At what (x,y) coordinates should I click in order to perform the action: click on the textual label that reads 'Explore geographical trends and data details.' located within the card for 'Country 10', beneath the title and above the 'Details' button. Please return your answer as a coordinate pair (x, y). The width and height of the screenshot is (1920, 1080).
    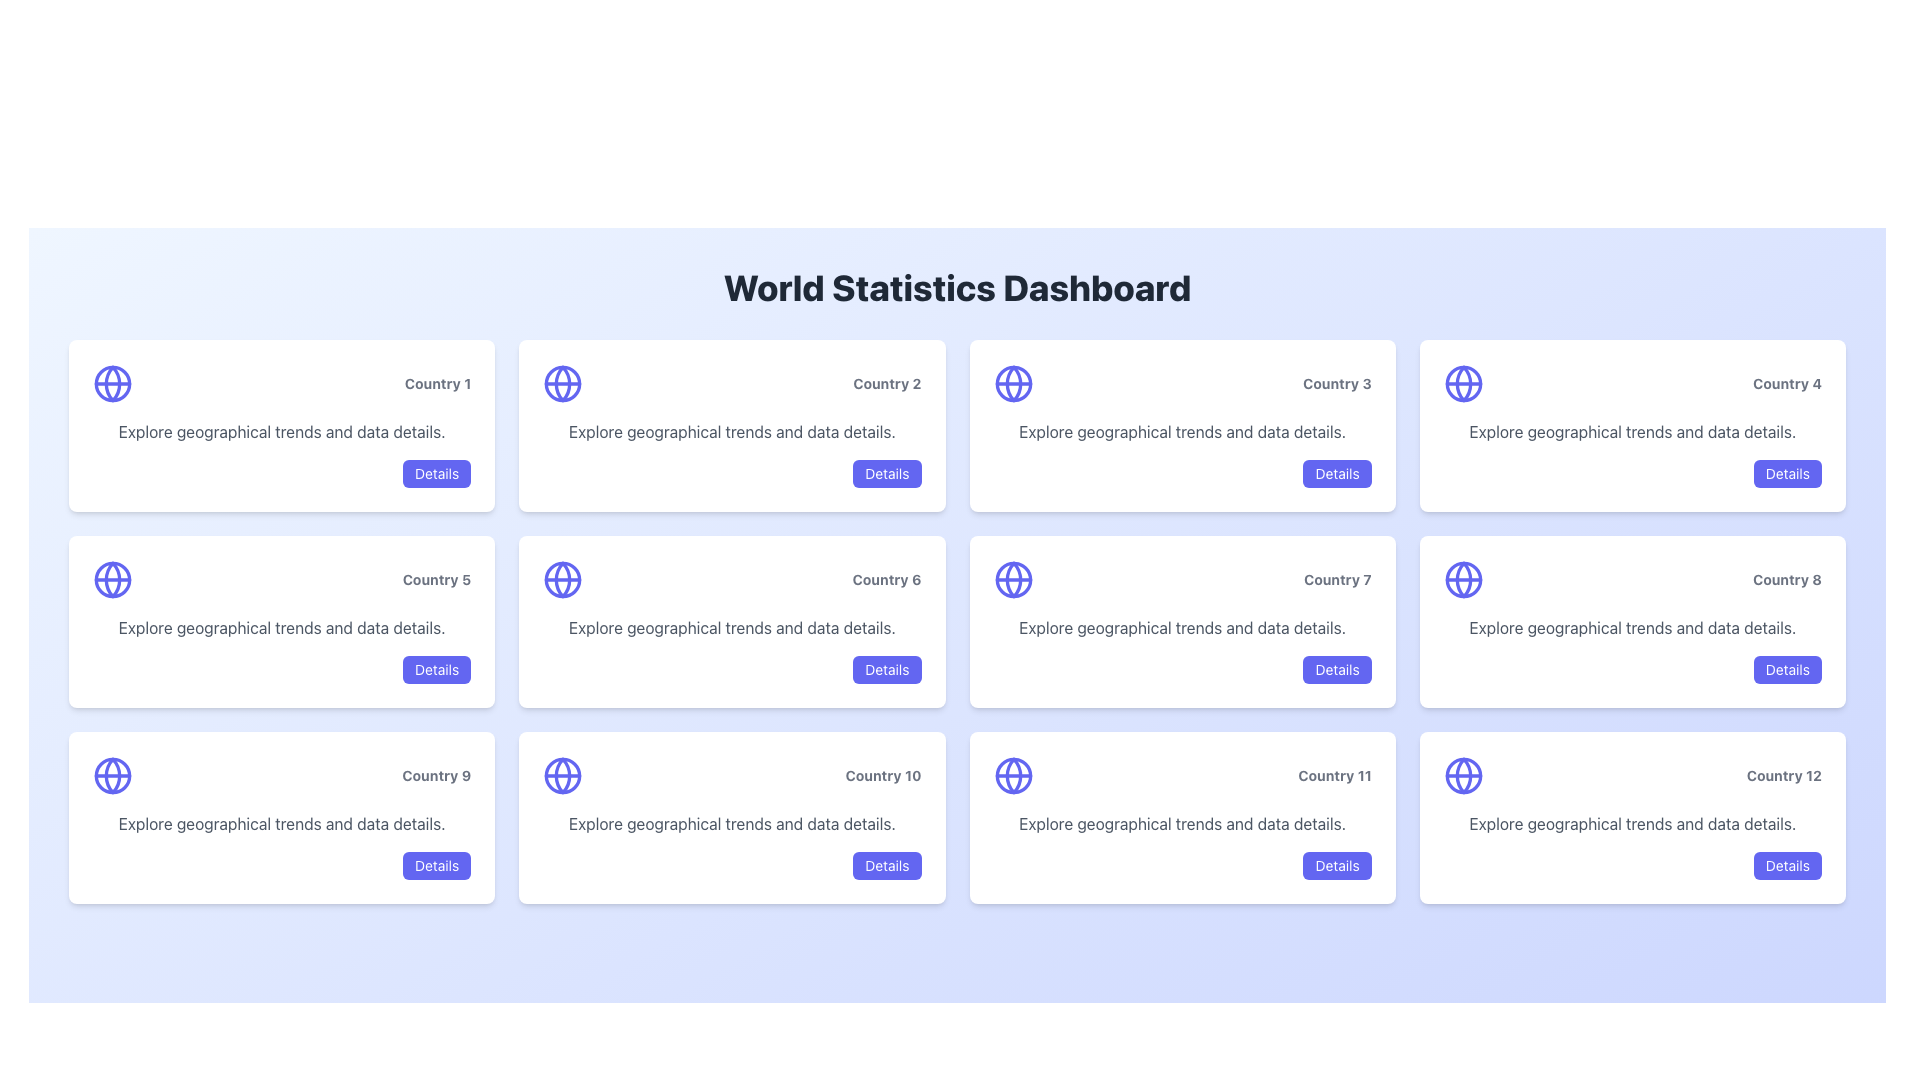
    Looking at the image, I should click on (731, 824).